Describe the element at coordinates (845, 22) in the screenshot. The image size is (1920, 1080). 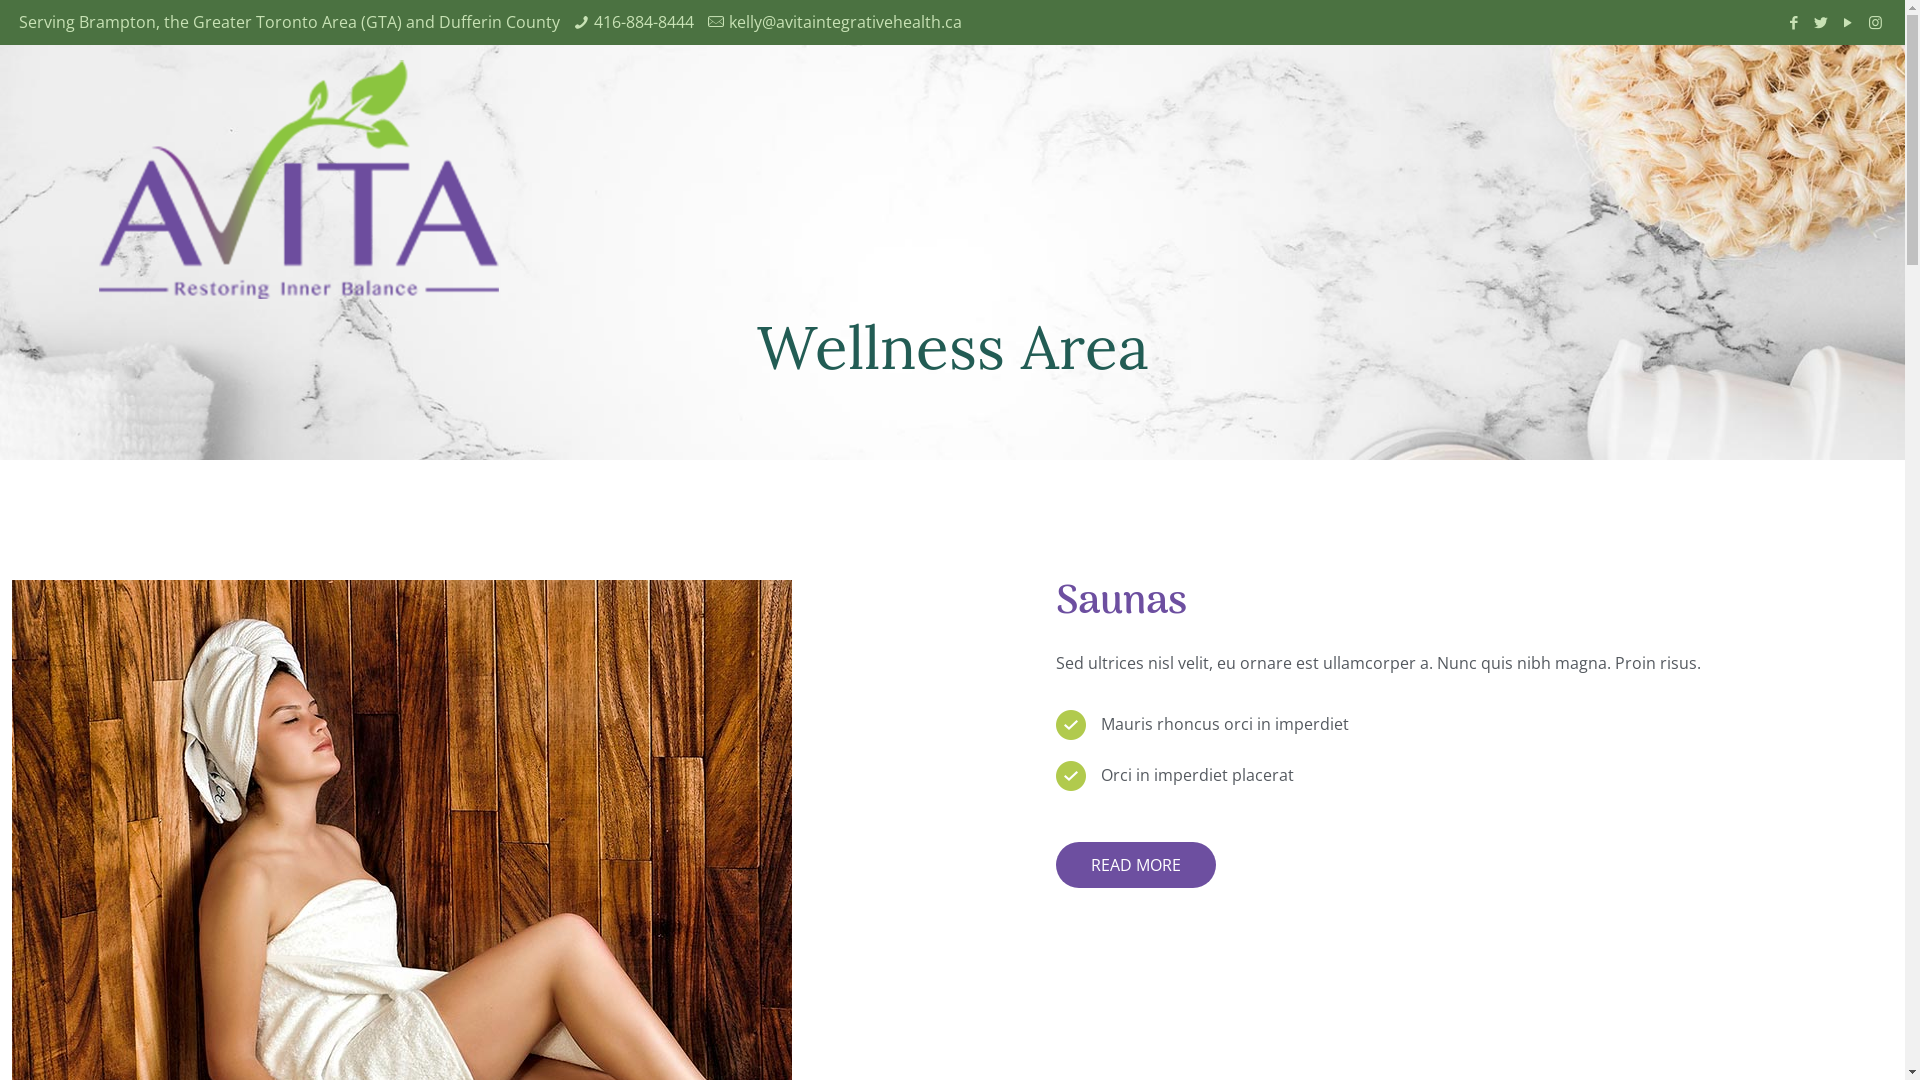
I see `'kelly@avitaintegrativehealth.ca'` at that location.